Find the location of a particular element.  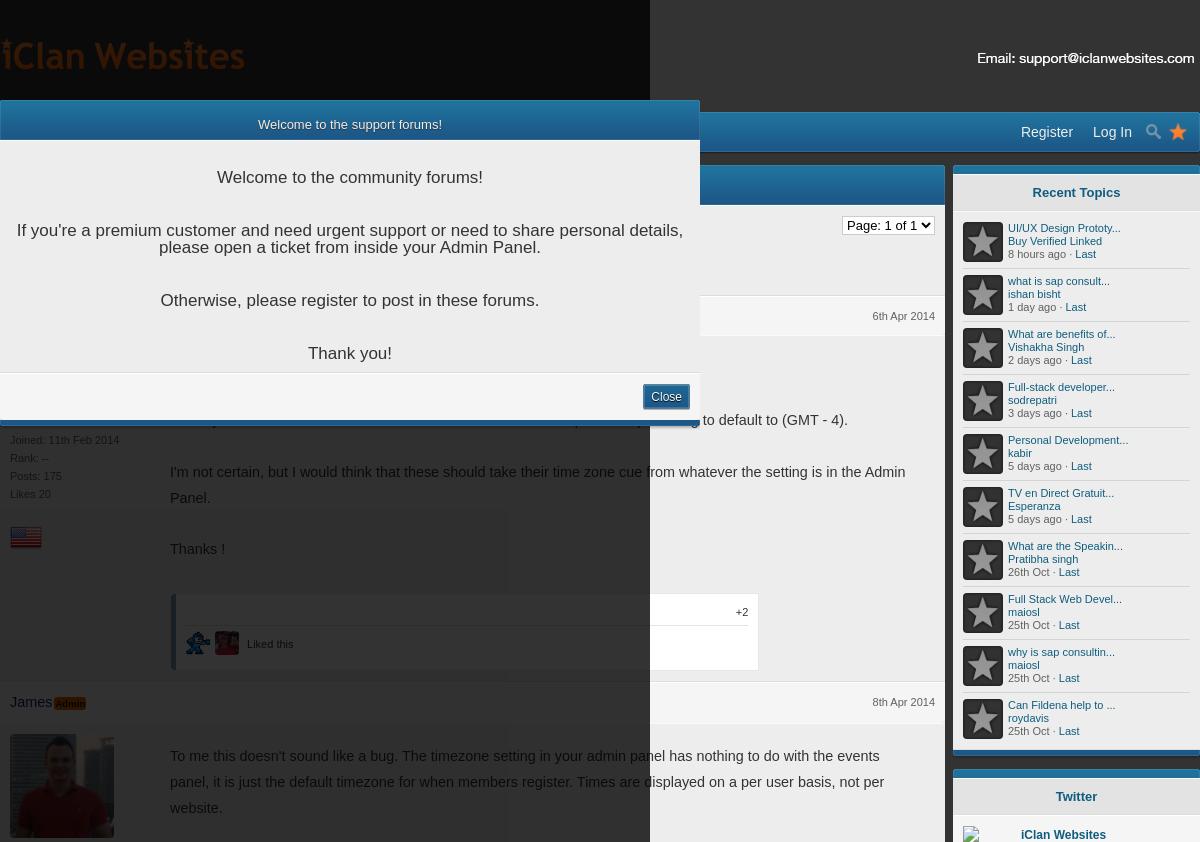

'Pigfarm70' is located at coordinates (42, 316).